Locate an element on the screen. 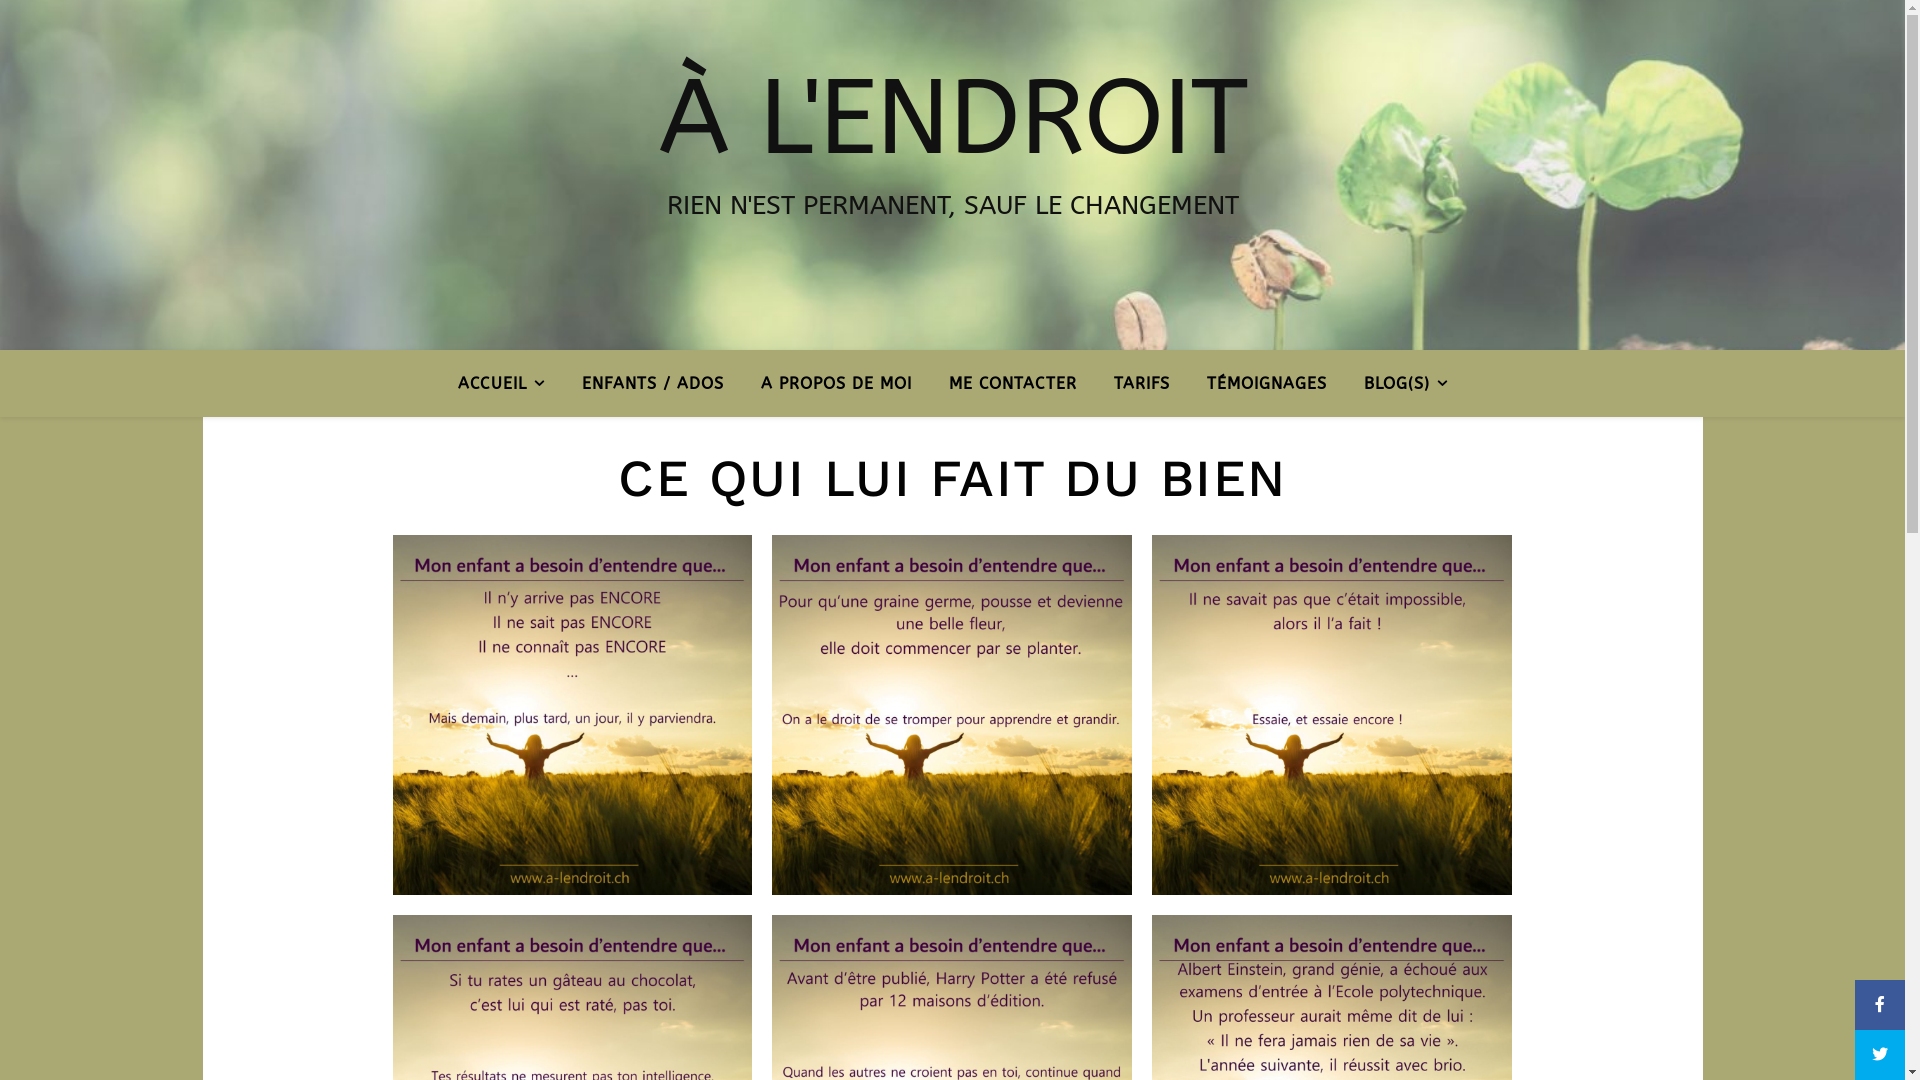 Image resolution: width=1920 pixels, height=1080 pixels. 'A PROPOS DE MOI' is located at coordinates (743, 383).